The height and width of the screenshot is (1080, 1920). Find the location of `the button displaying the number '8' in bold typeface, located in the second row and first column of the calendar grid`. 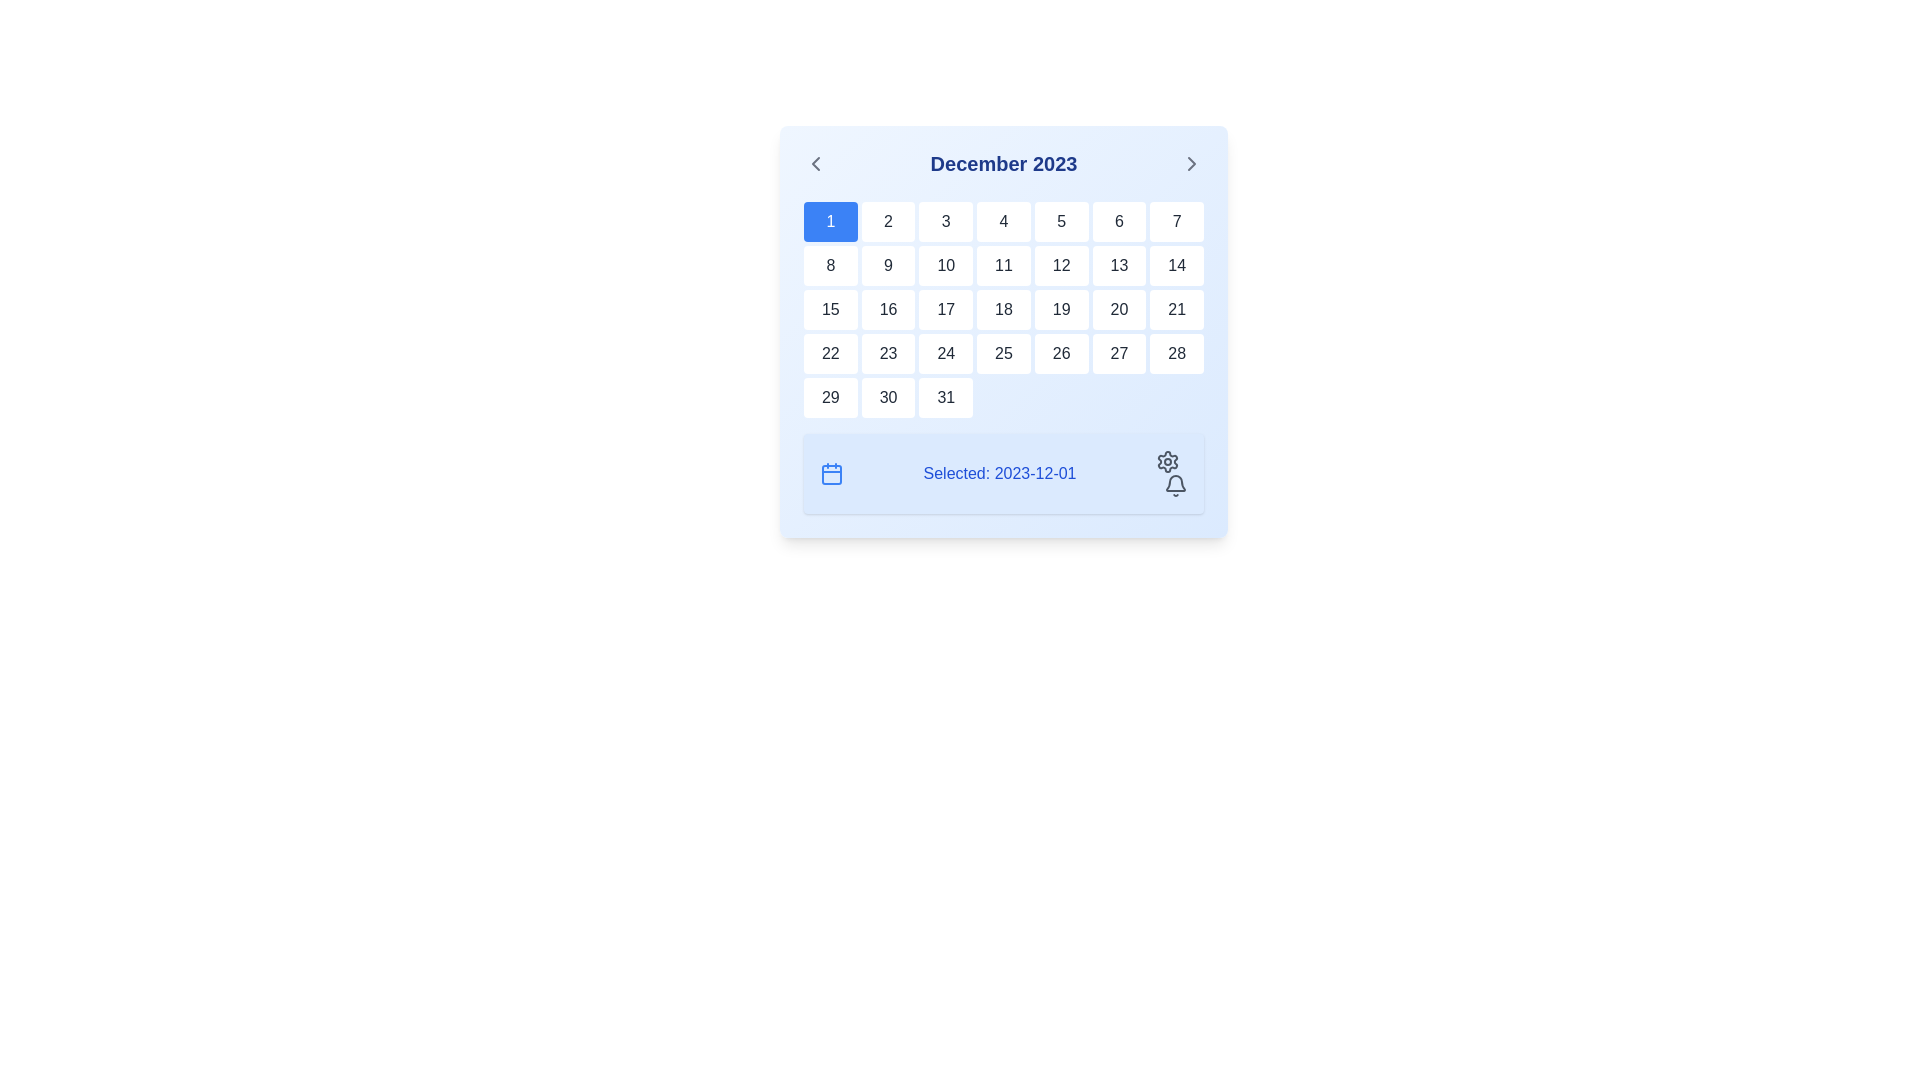

the button displaying the number '8' in bold typeface, located in the second row and first column of the calendar grid is located at coordinates (830, 265).